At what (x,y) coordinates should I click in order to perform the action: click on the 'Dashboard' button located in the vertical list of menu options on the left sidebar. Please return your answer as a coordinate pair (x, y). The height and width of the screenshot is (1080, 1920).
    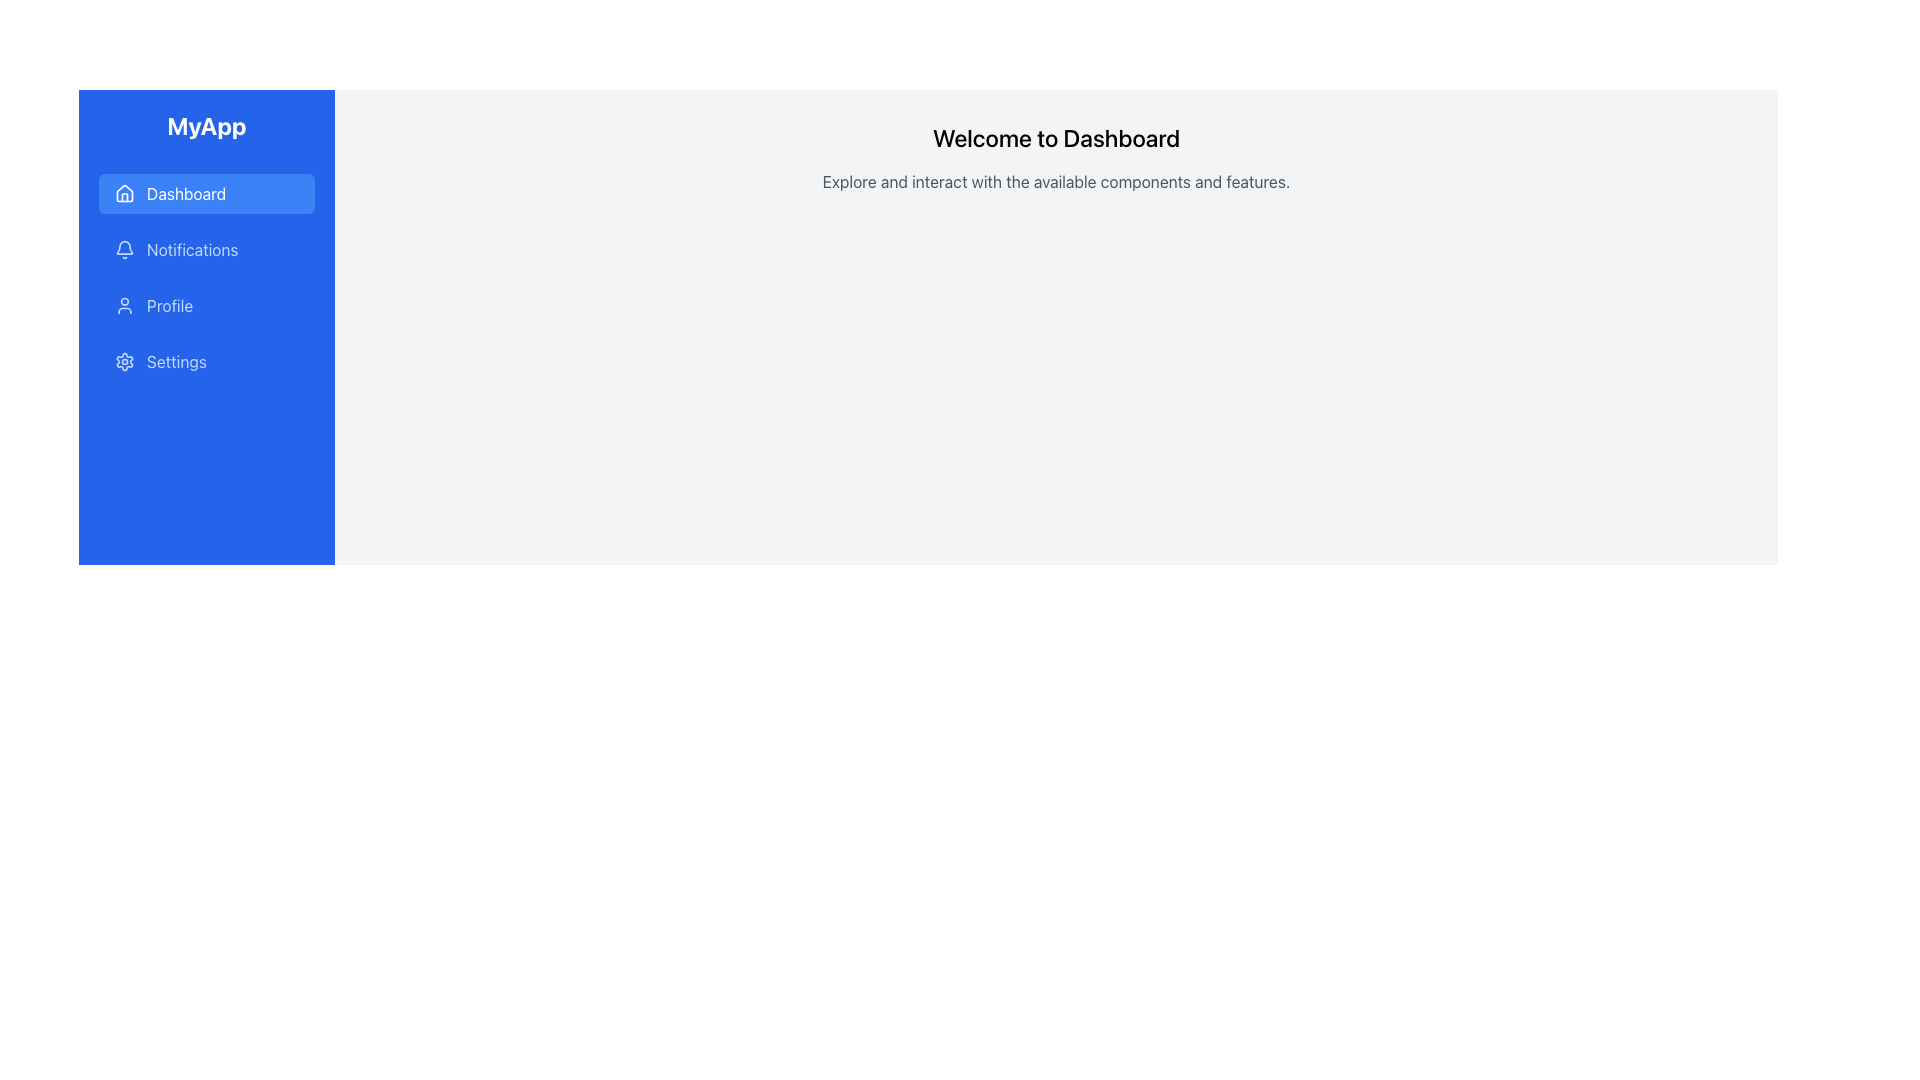
    Looking at the image, I should click on (206, 193).